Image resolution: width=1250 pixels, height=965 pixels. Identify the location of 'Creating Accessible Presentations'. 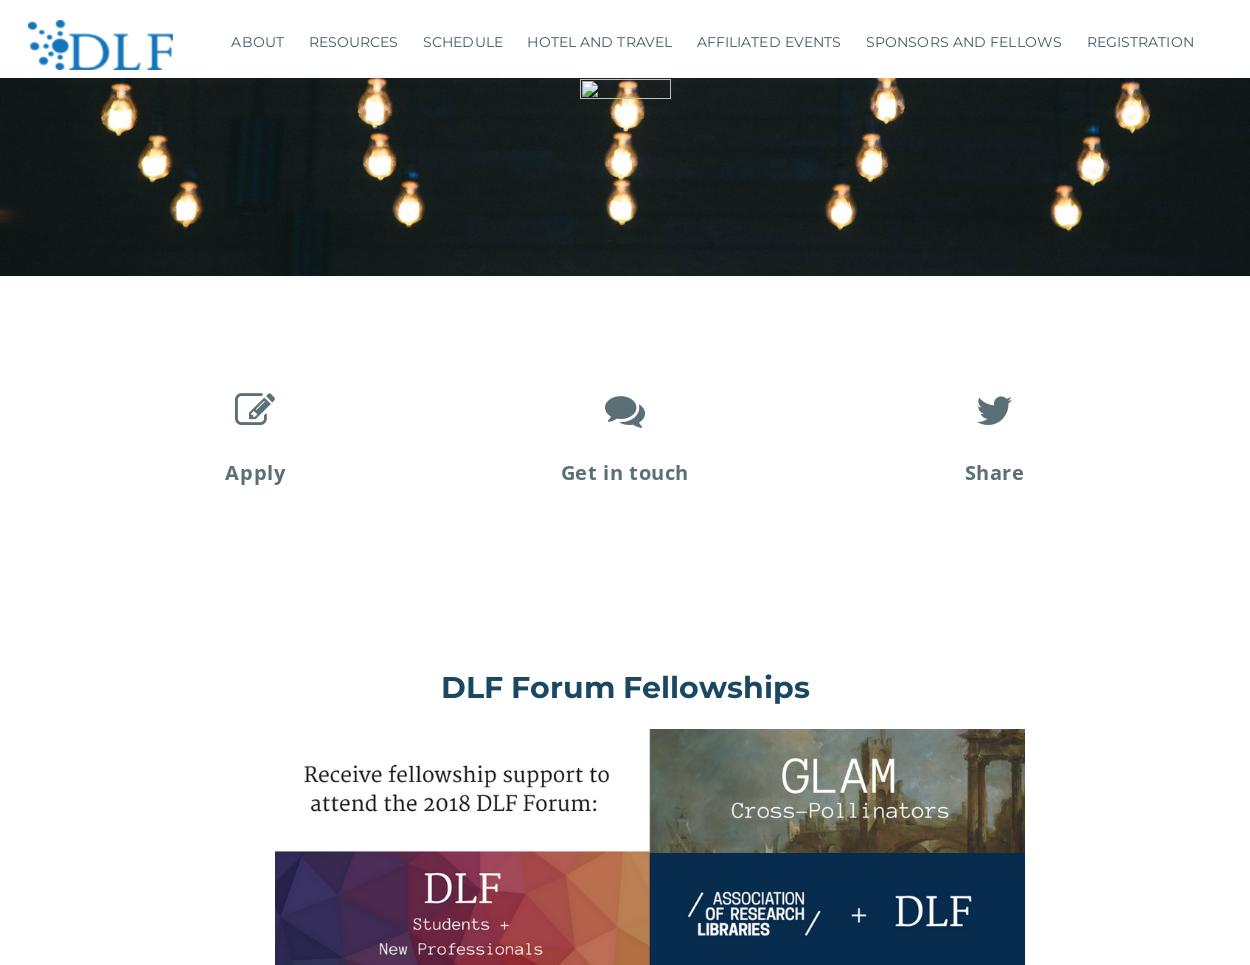
(303, 195).